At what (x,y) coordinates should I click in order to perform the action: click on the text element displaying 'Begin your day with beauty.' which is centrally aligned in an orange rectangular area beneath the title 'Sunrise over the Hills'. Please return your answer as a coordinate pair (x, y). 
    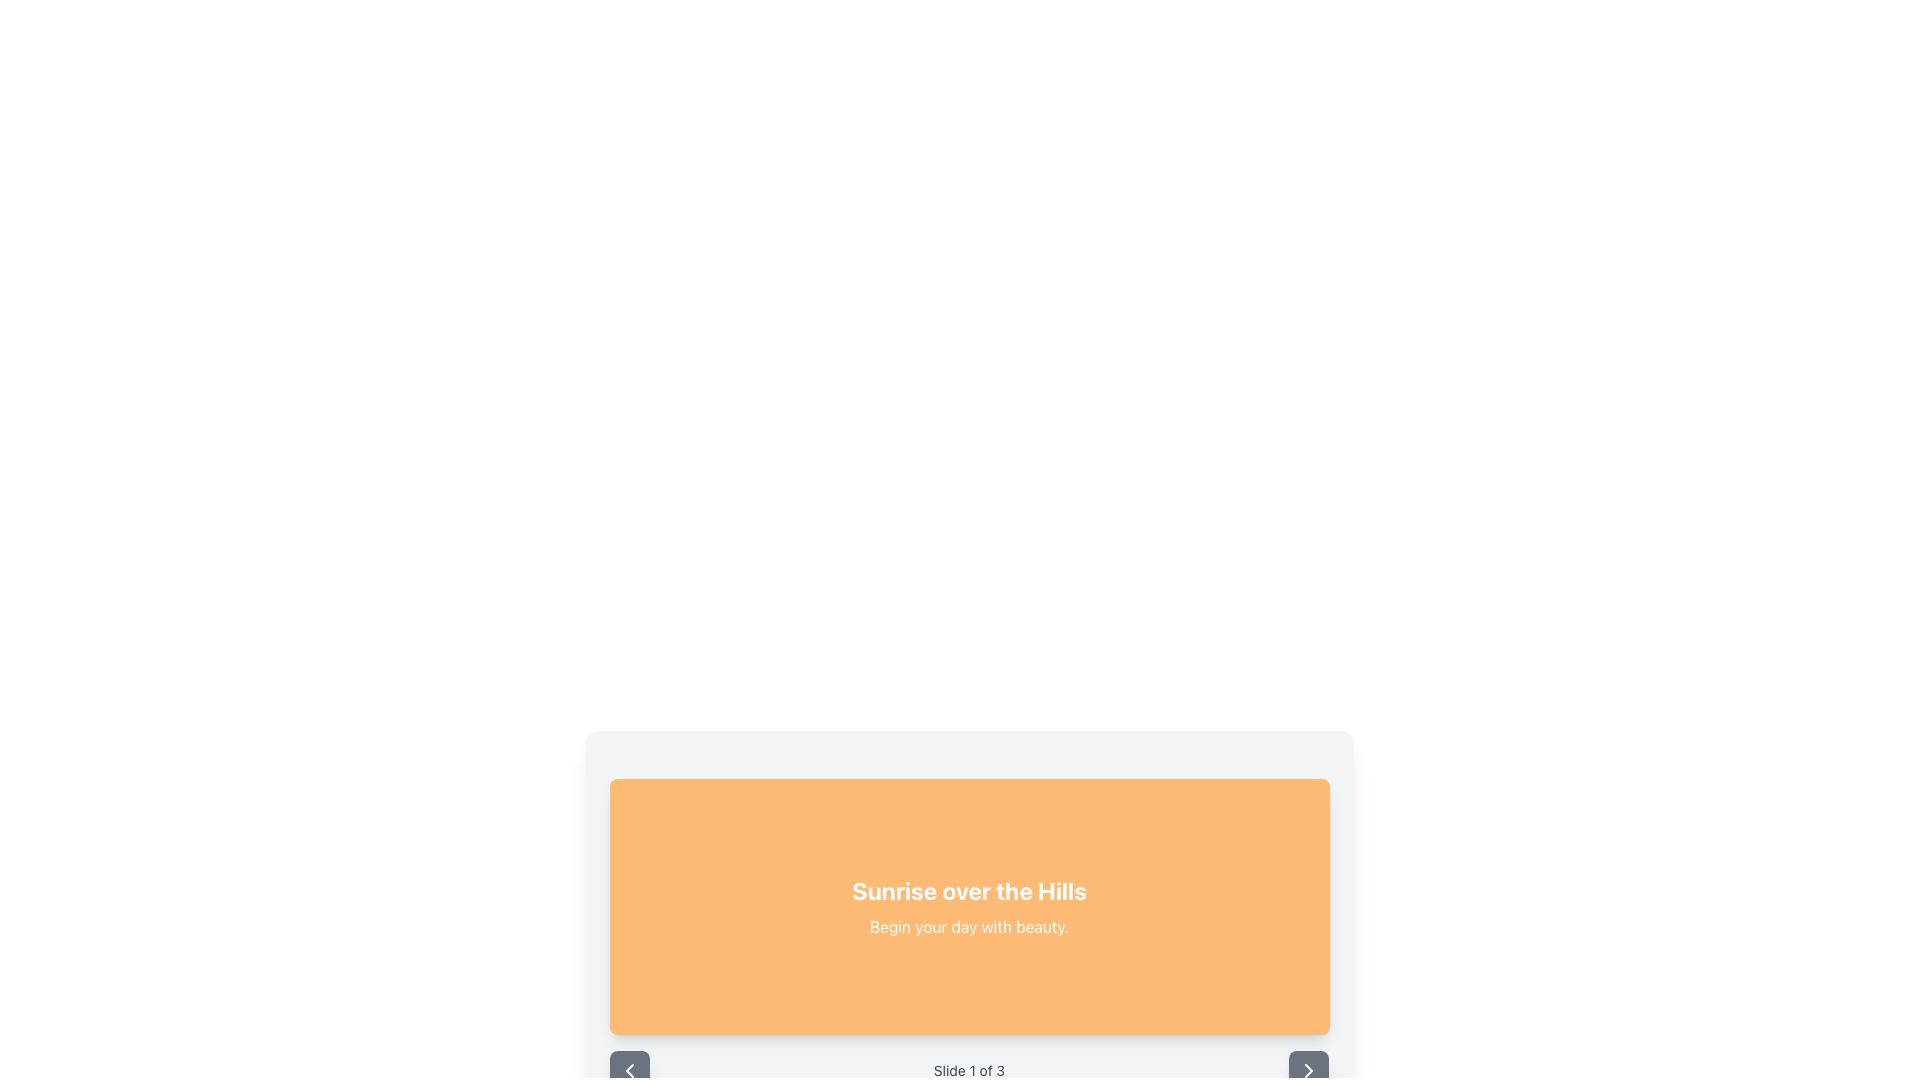
    Looking at the image, I should click on (969, 926).